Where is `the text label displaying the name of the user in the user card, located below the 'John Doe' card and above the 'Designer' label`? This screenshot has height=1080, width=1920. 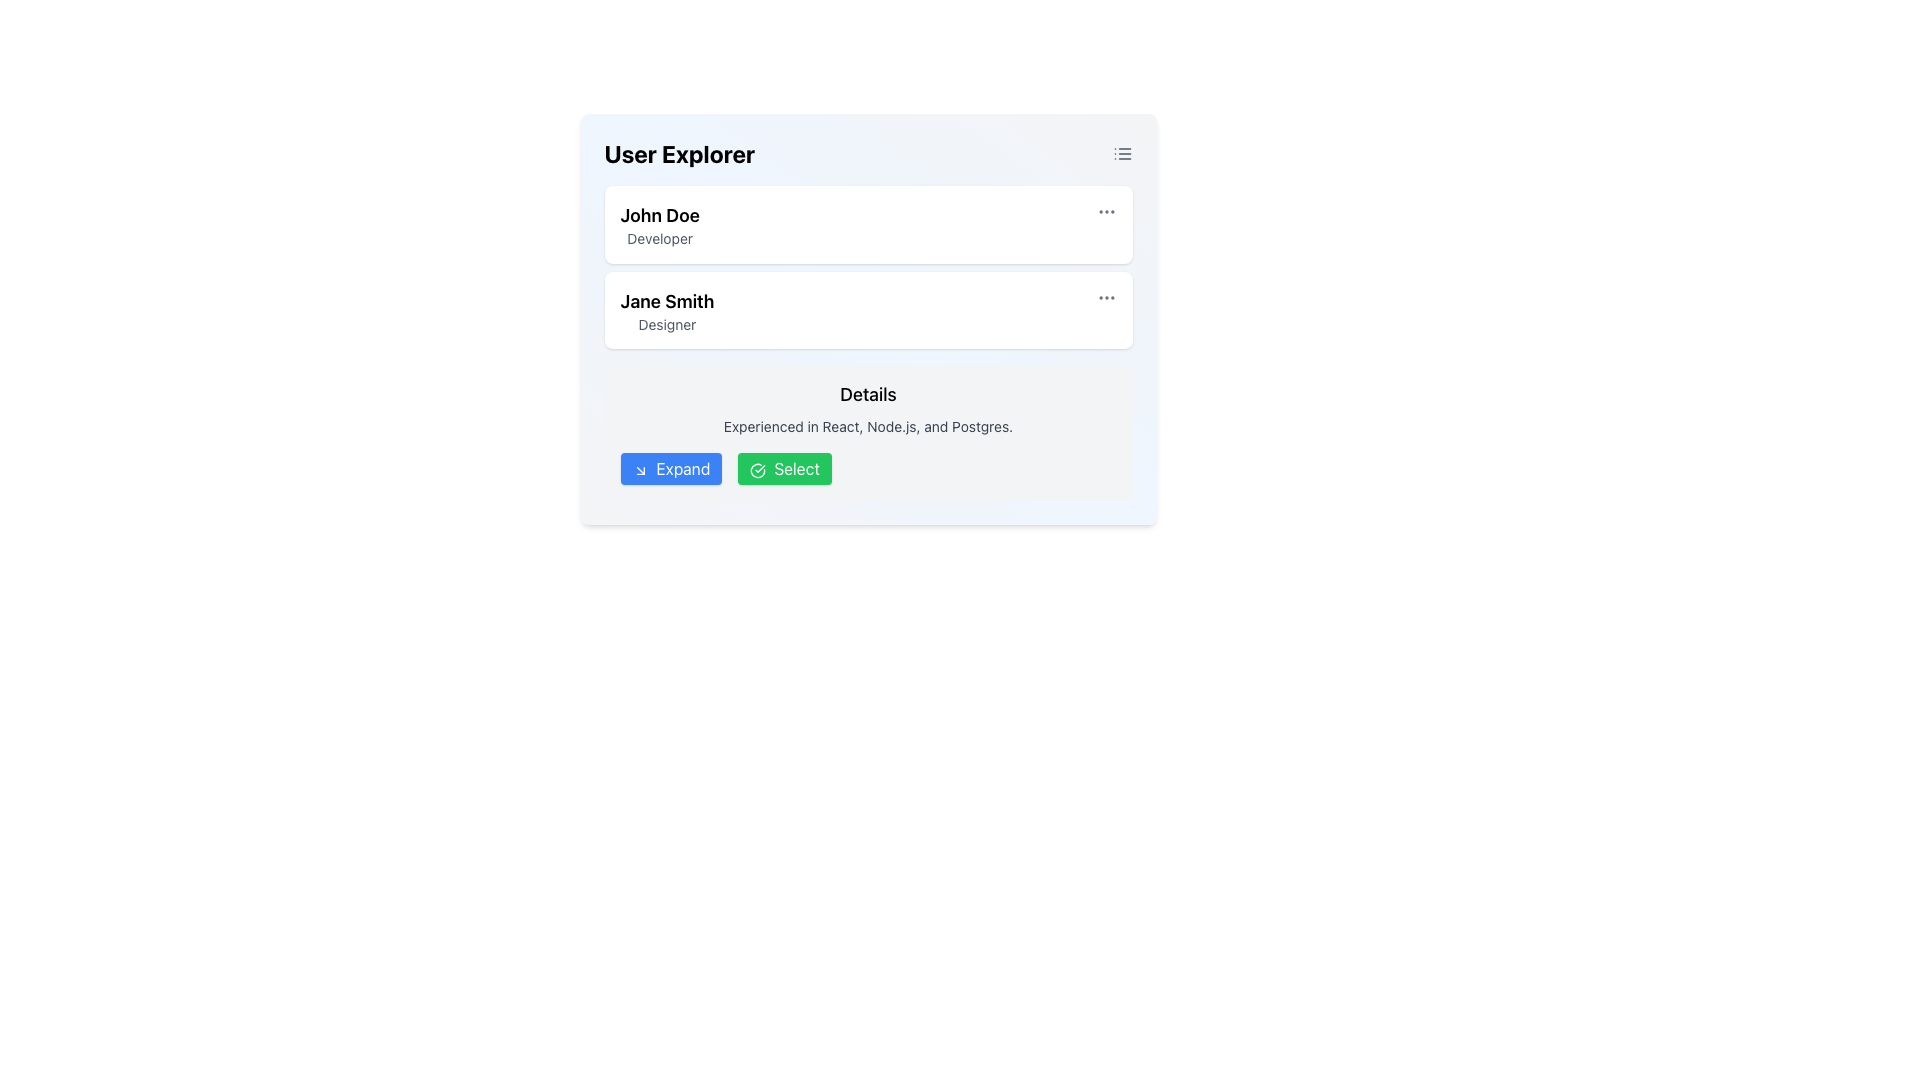 the text label displaying the name of the user in the user card, located below the 'John Doe' card and above the 'Designer' label is located at coordinates (667, 301).